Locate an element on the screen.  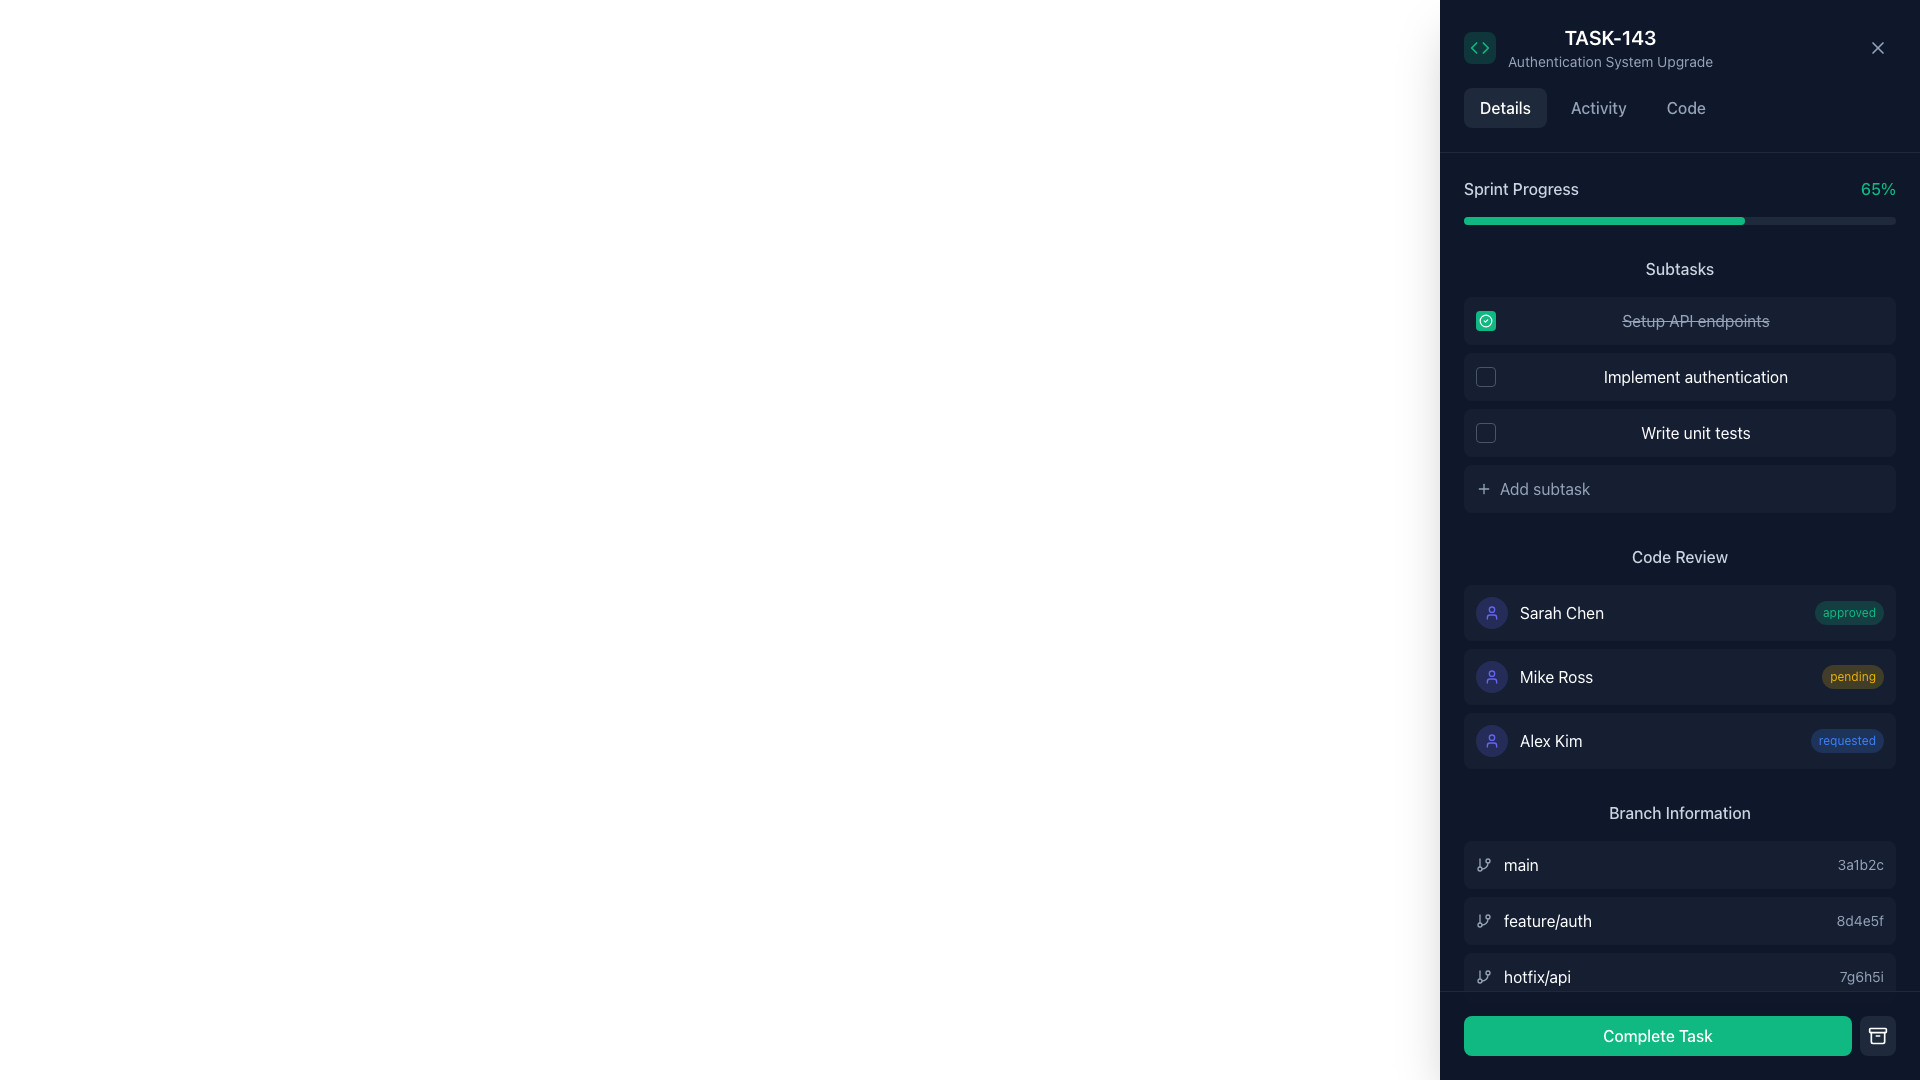
the second subtask in the 'Subtasks' list is located at coordinates (1680, 385).